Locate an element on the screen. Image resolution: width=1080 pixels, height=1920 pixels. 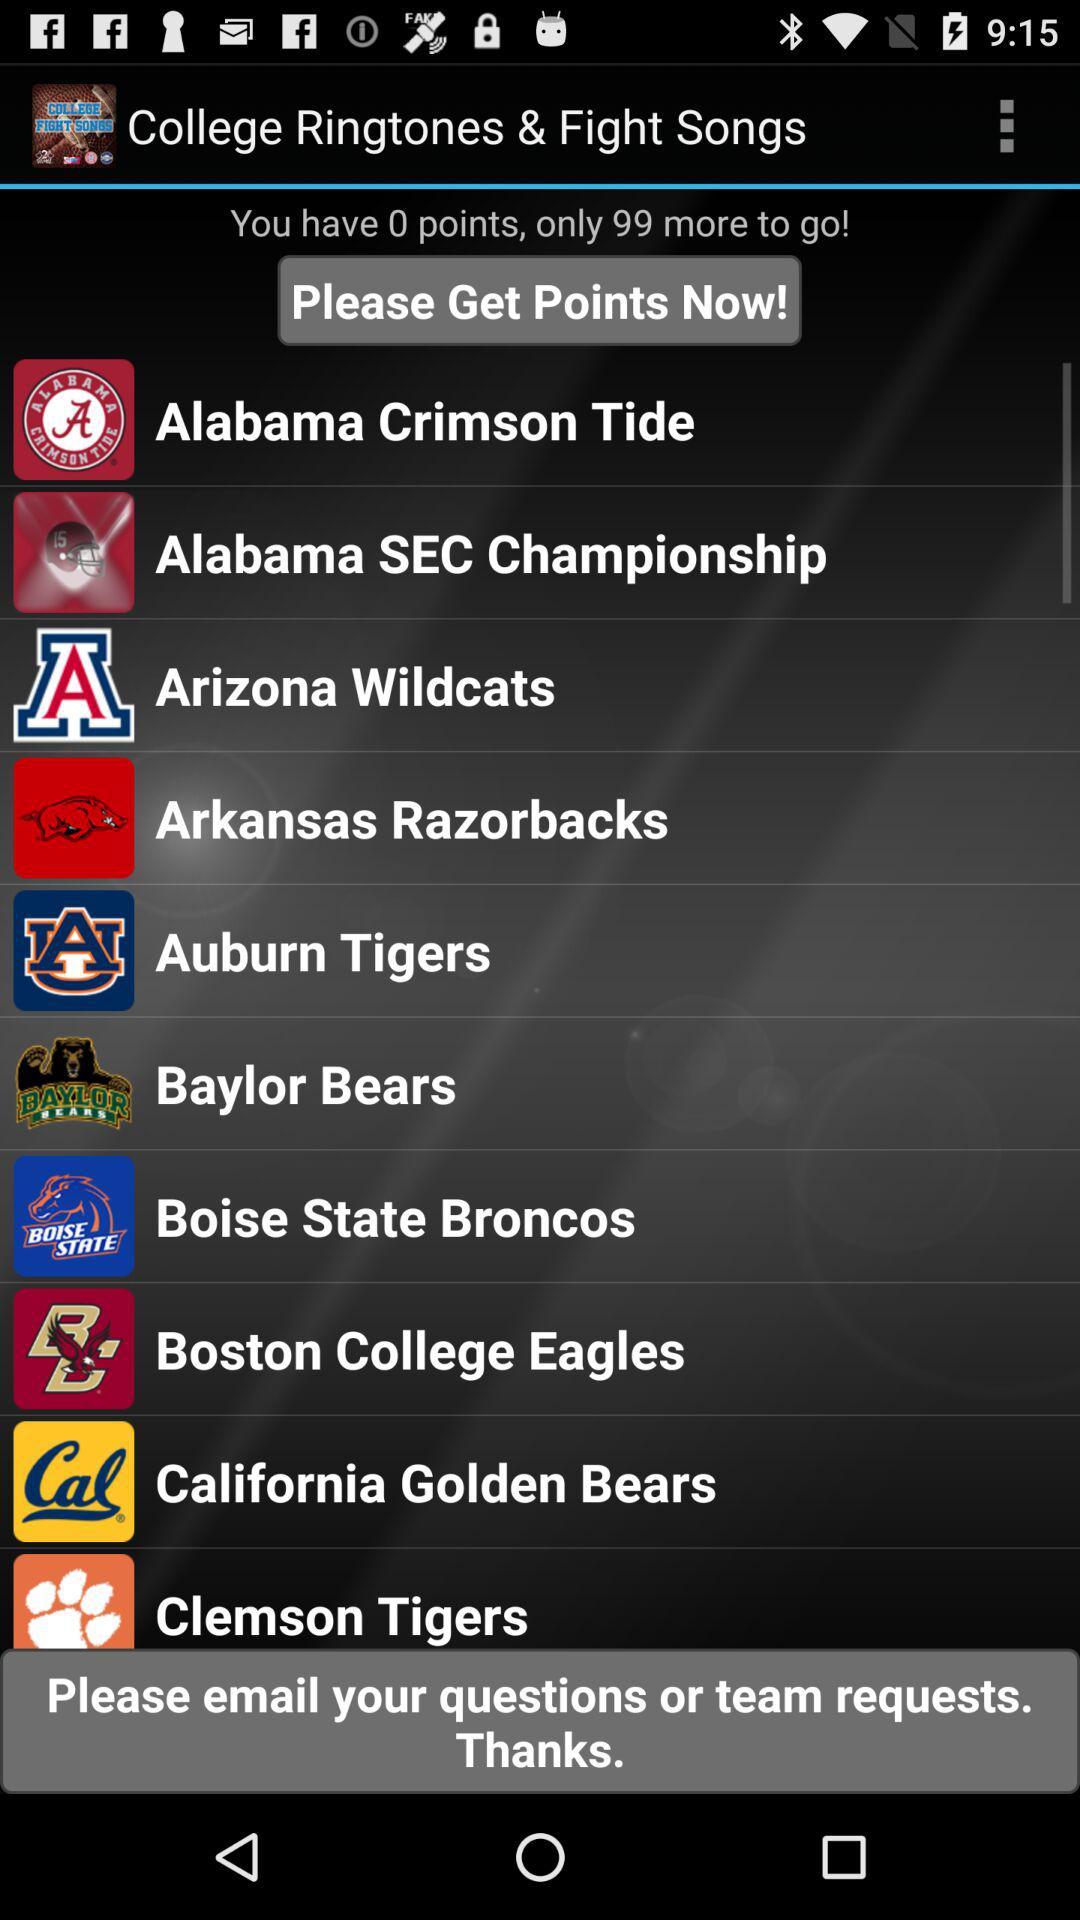
california golden bears icon is located at coordinates (435, 1481).